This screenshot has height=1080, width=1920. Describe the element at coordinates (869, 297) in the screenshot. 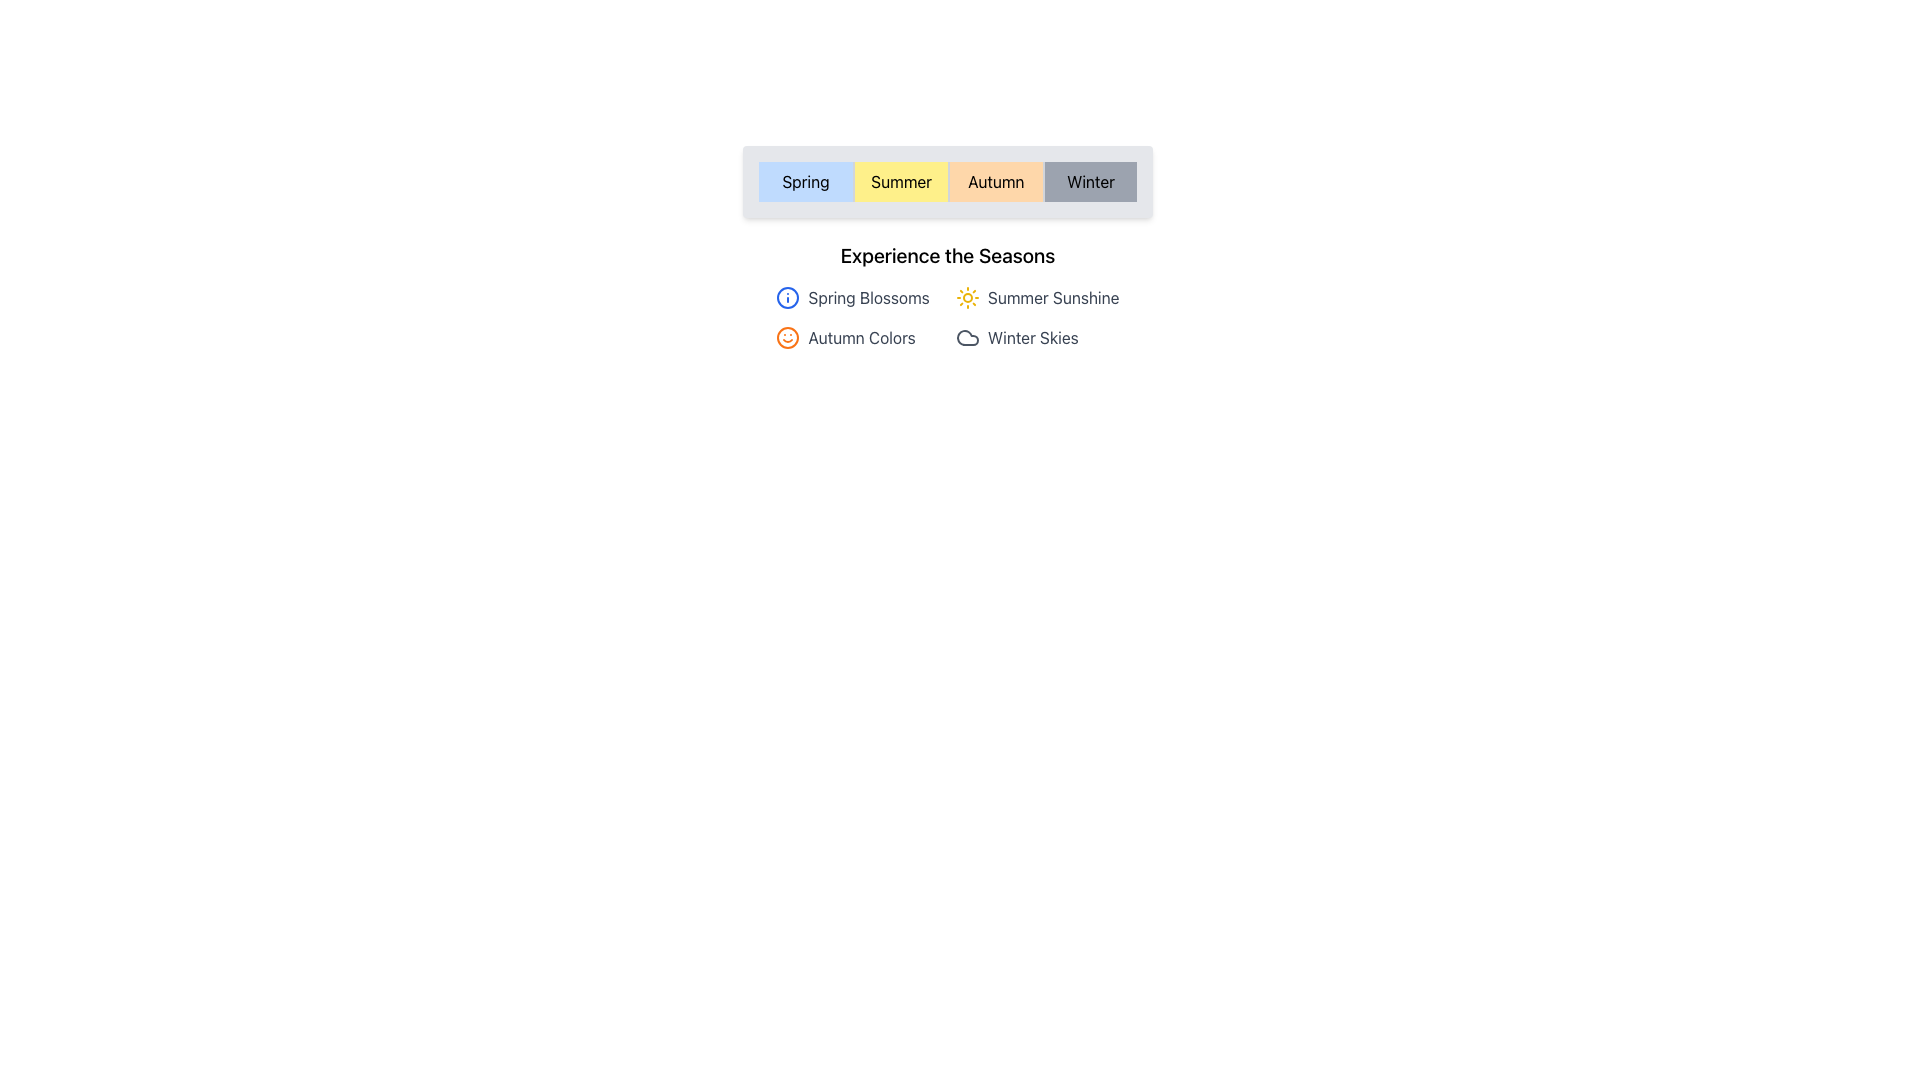

I see `the text label displaying 'Spring Blossoms' in gray color, which is part of the seasonal themes section and located in the top-left quadrant of the content area` at that location.